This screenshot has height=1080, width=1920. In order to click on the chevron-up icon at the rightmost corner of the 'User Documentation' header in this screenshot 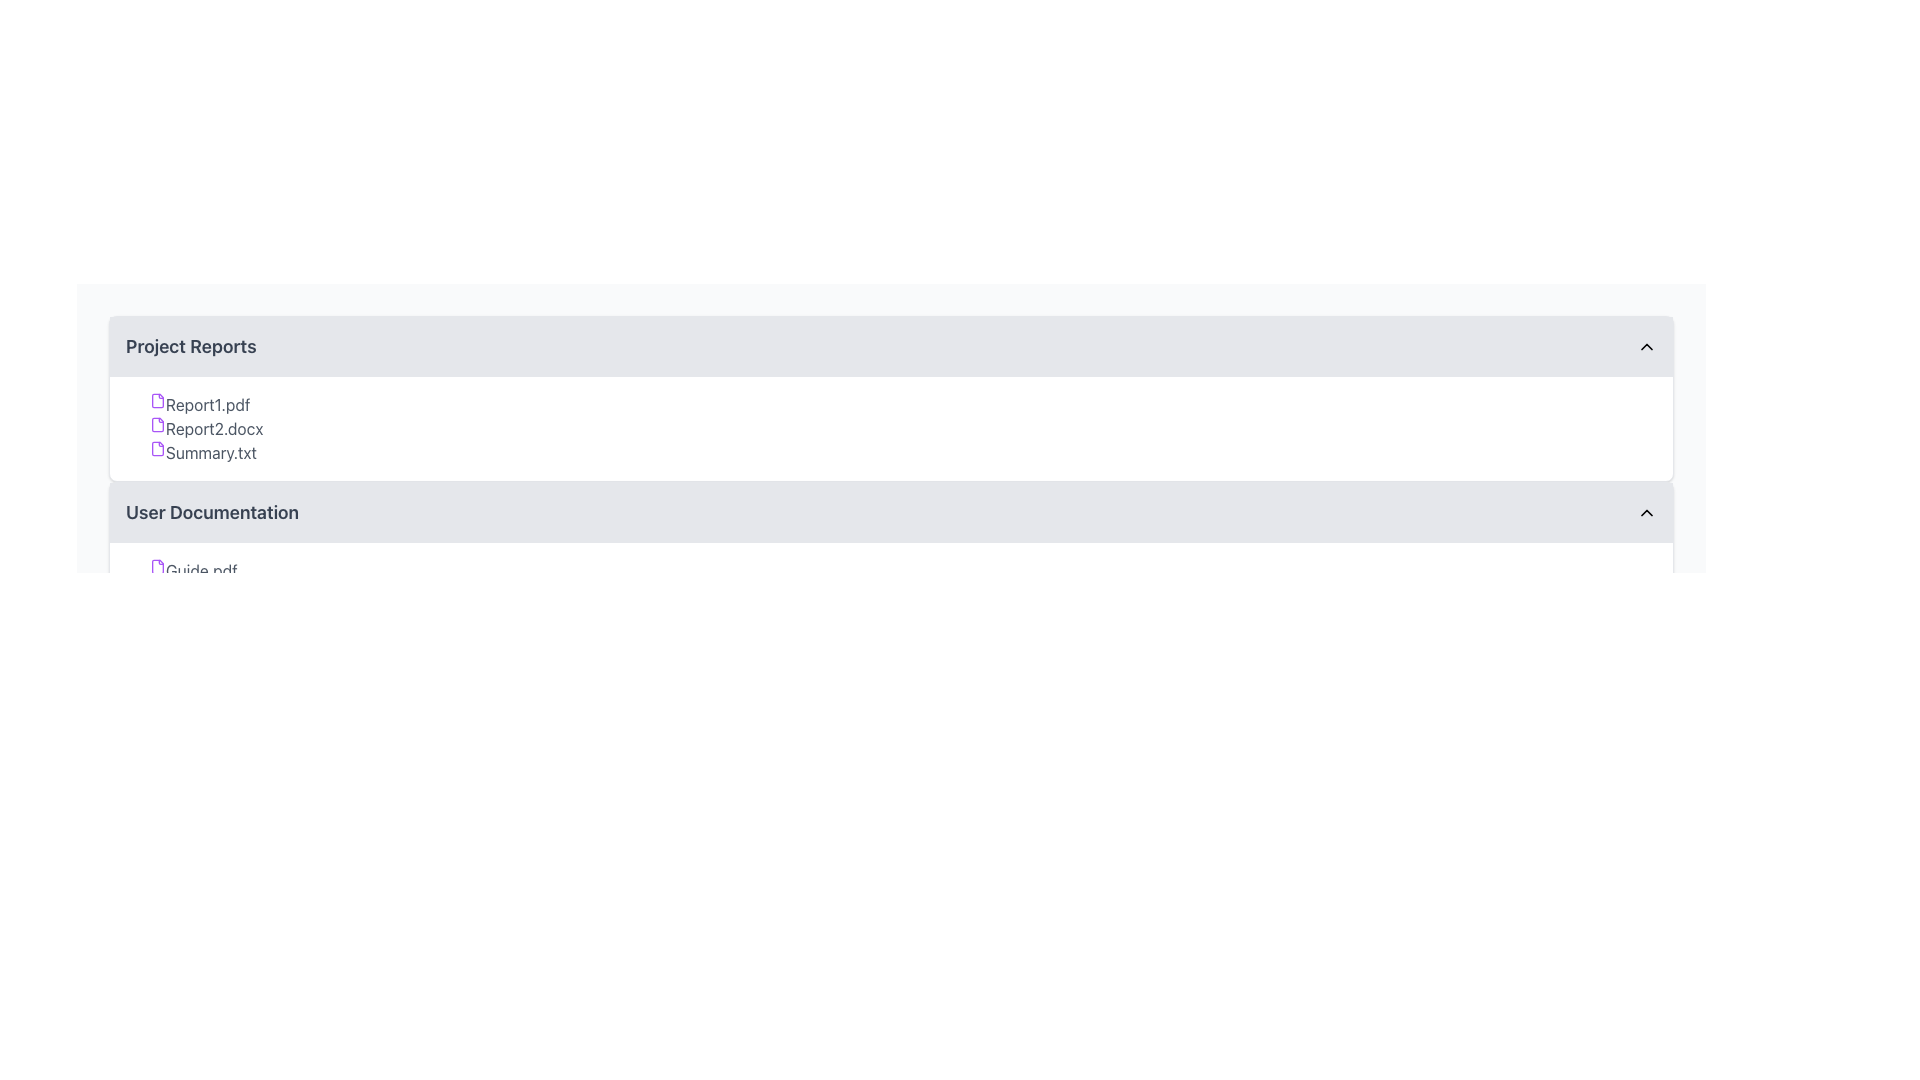, I will do `click(1646, 512)`.